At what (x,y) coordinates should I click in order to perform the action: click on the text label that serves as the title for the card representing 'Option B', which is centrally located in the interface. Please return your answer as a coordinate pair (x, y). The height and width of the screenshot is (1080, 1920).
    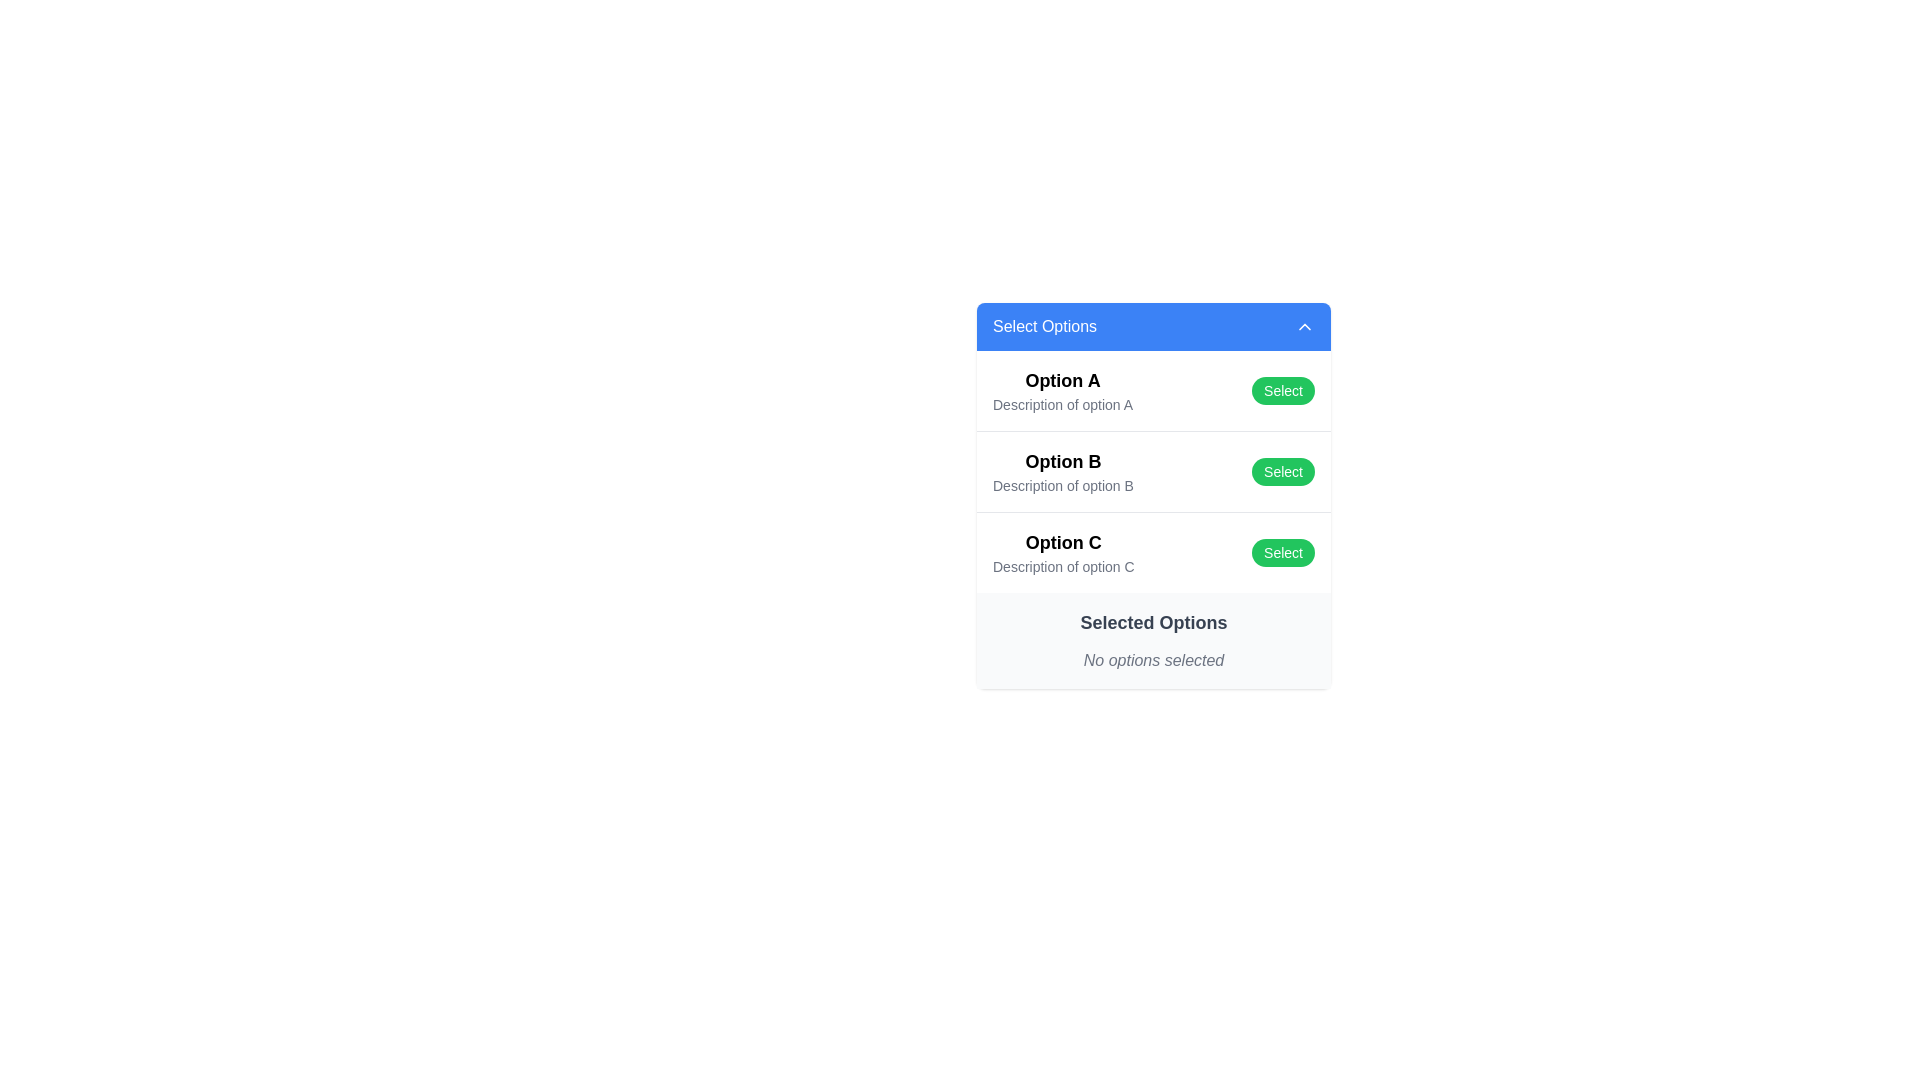
    Looking at the image, I should click on (1062, 462).